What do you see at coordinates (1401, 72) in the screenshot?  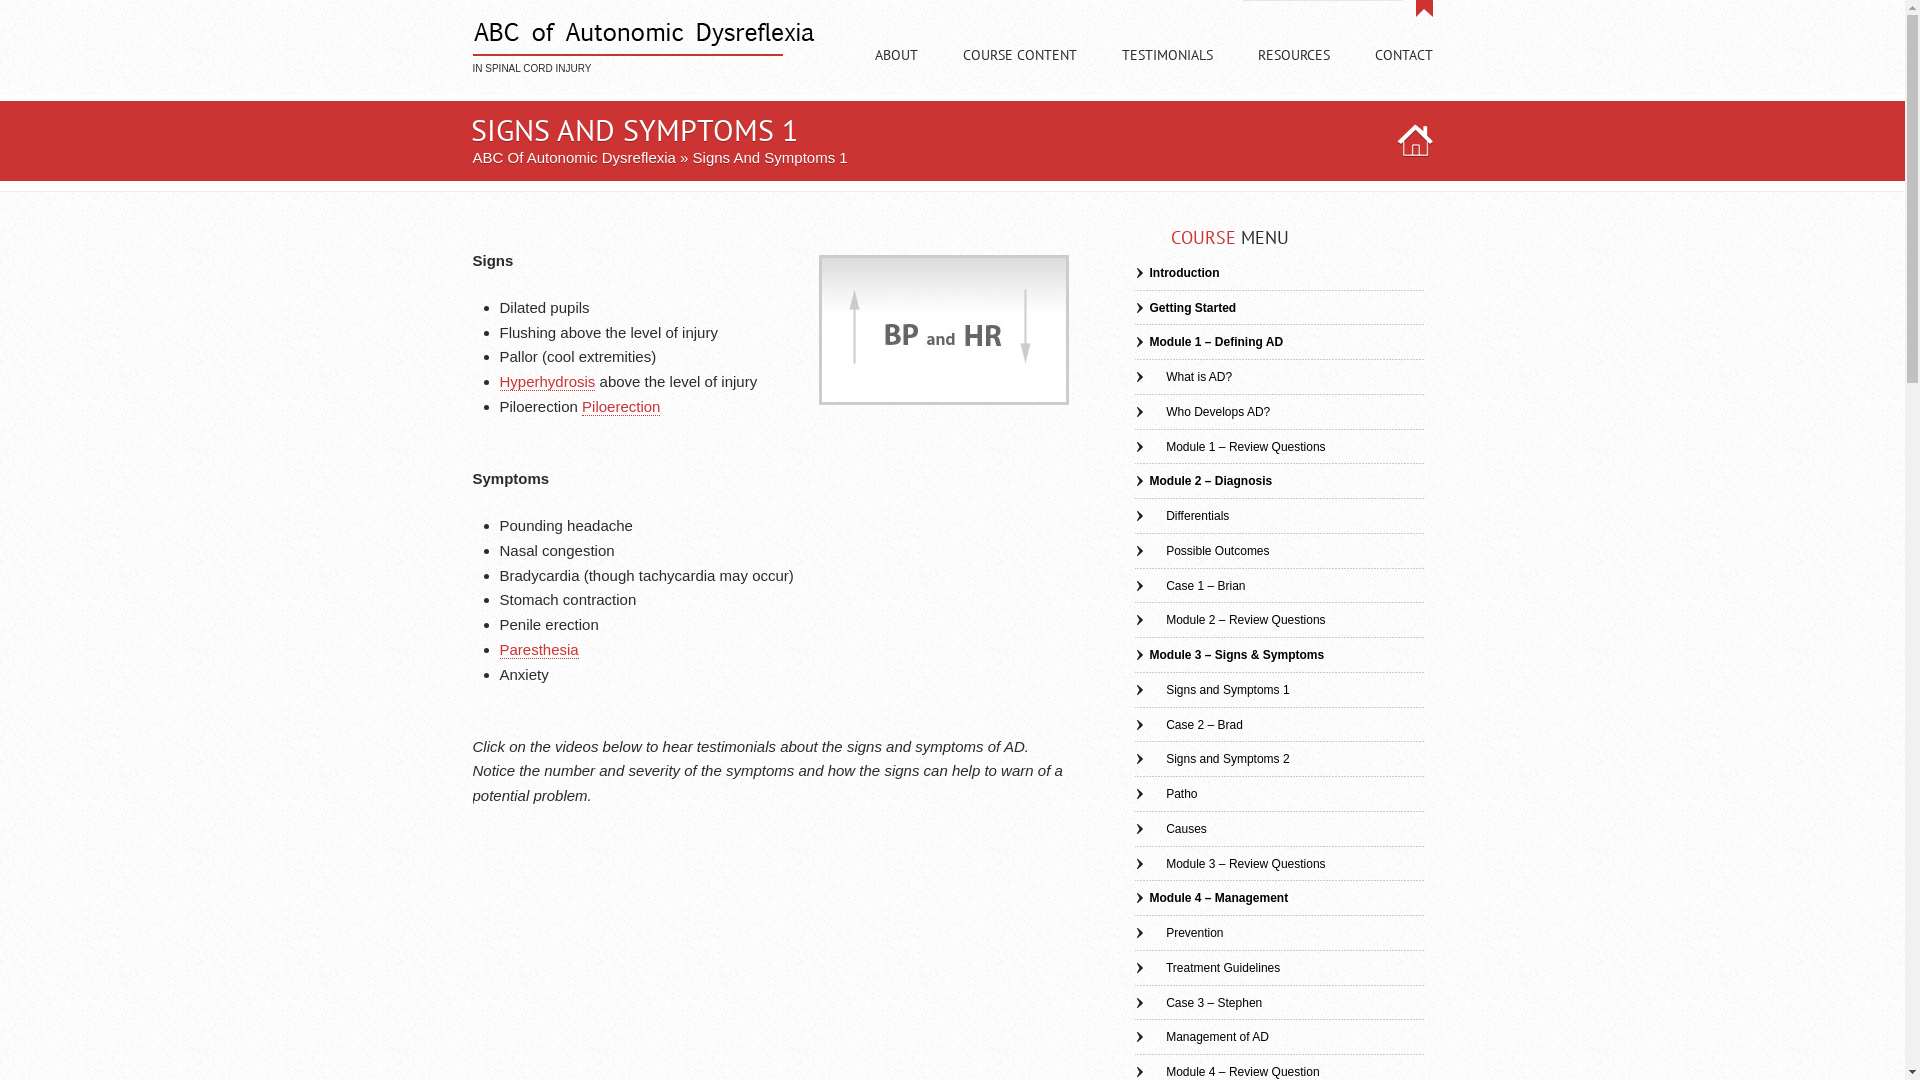 I see `'CONTACT'` at bounding box center [1401, 72].